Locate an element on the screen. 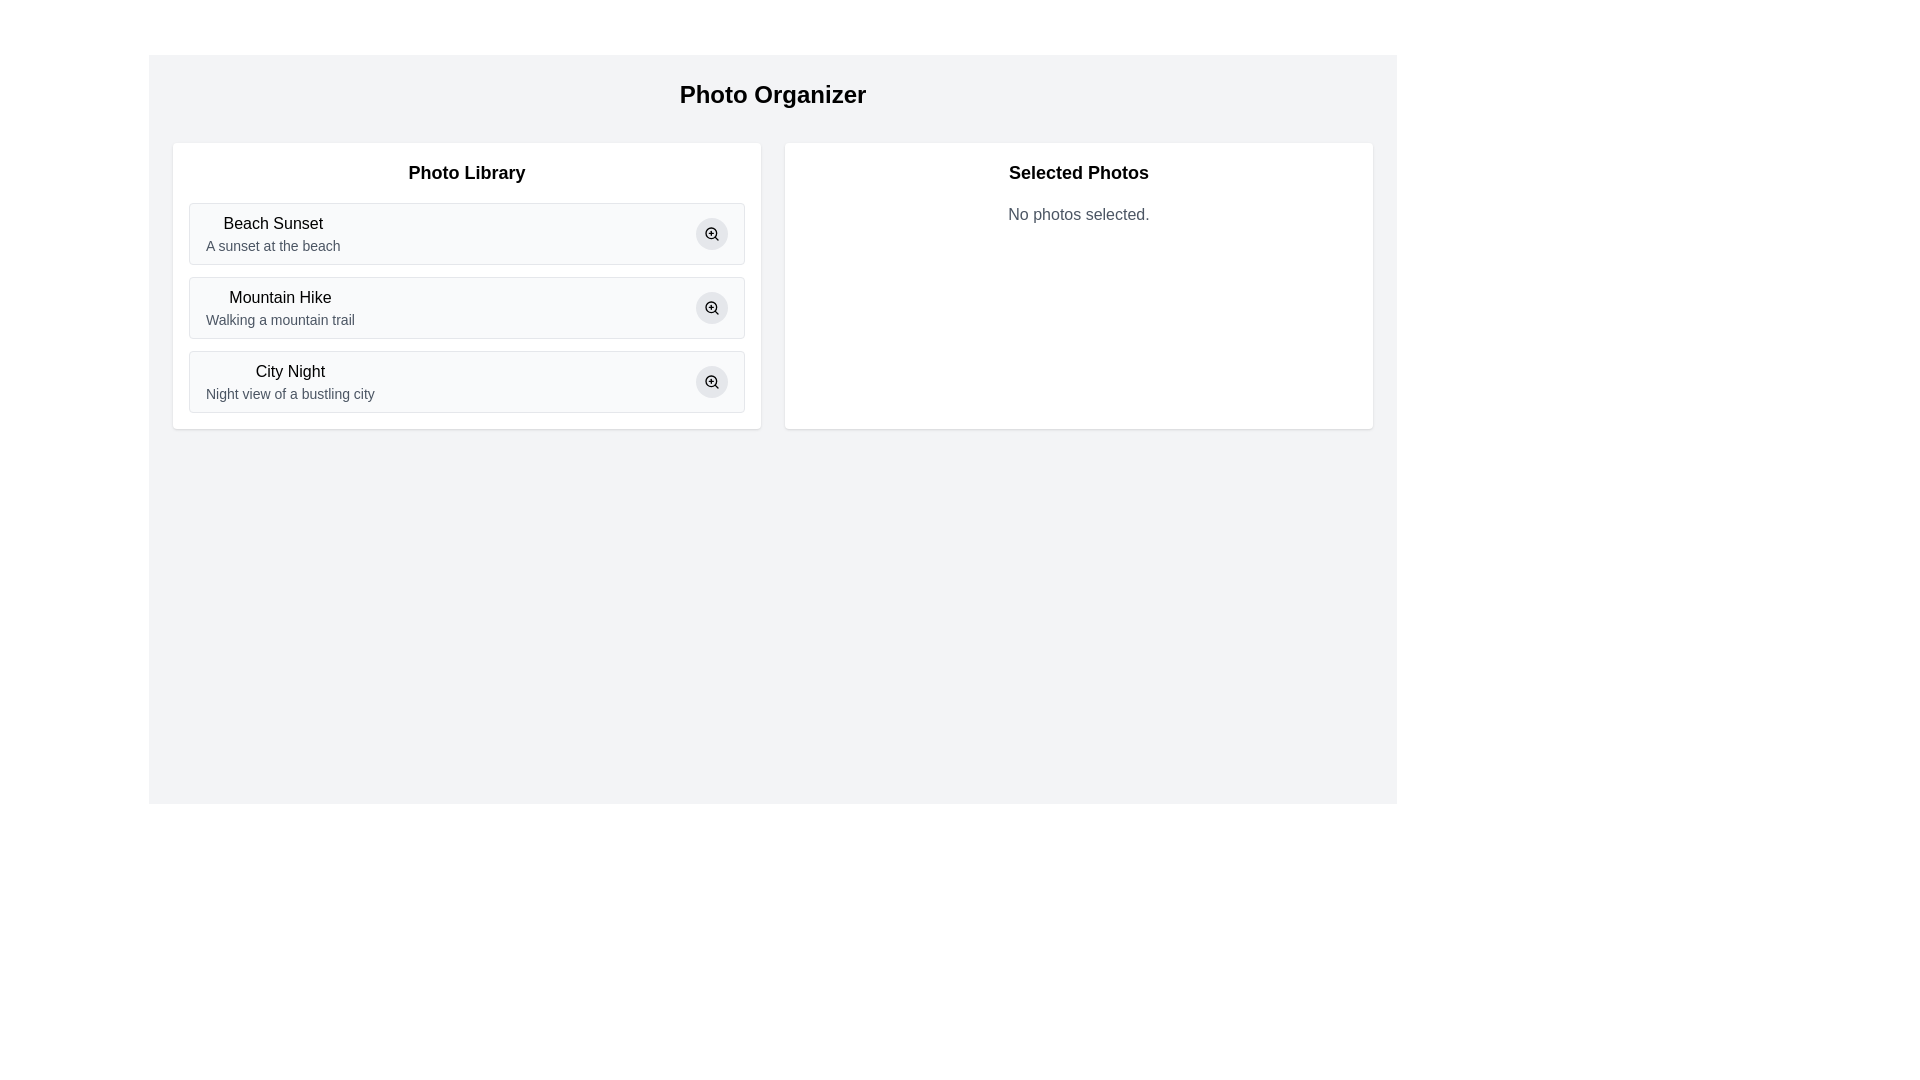 This screenshot has width=1920, height=1080. the magnifying glass icon with a '+' symbol in the 'Mountain Hike' list item of the 'Photo Library' section is located at coordinates (711, 308).